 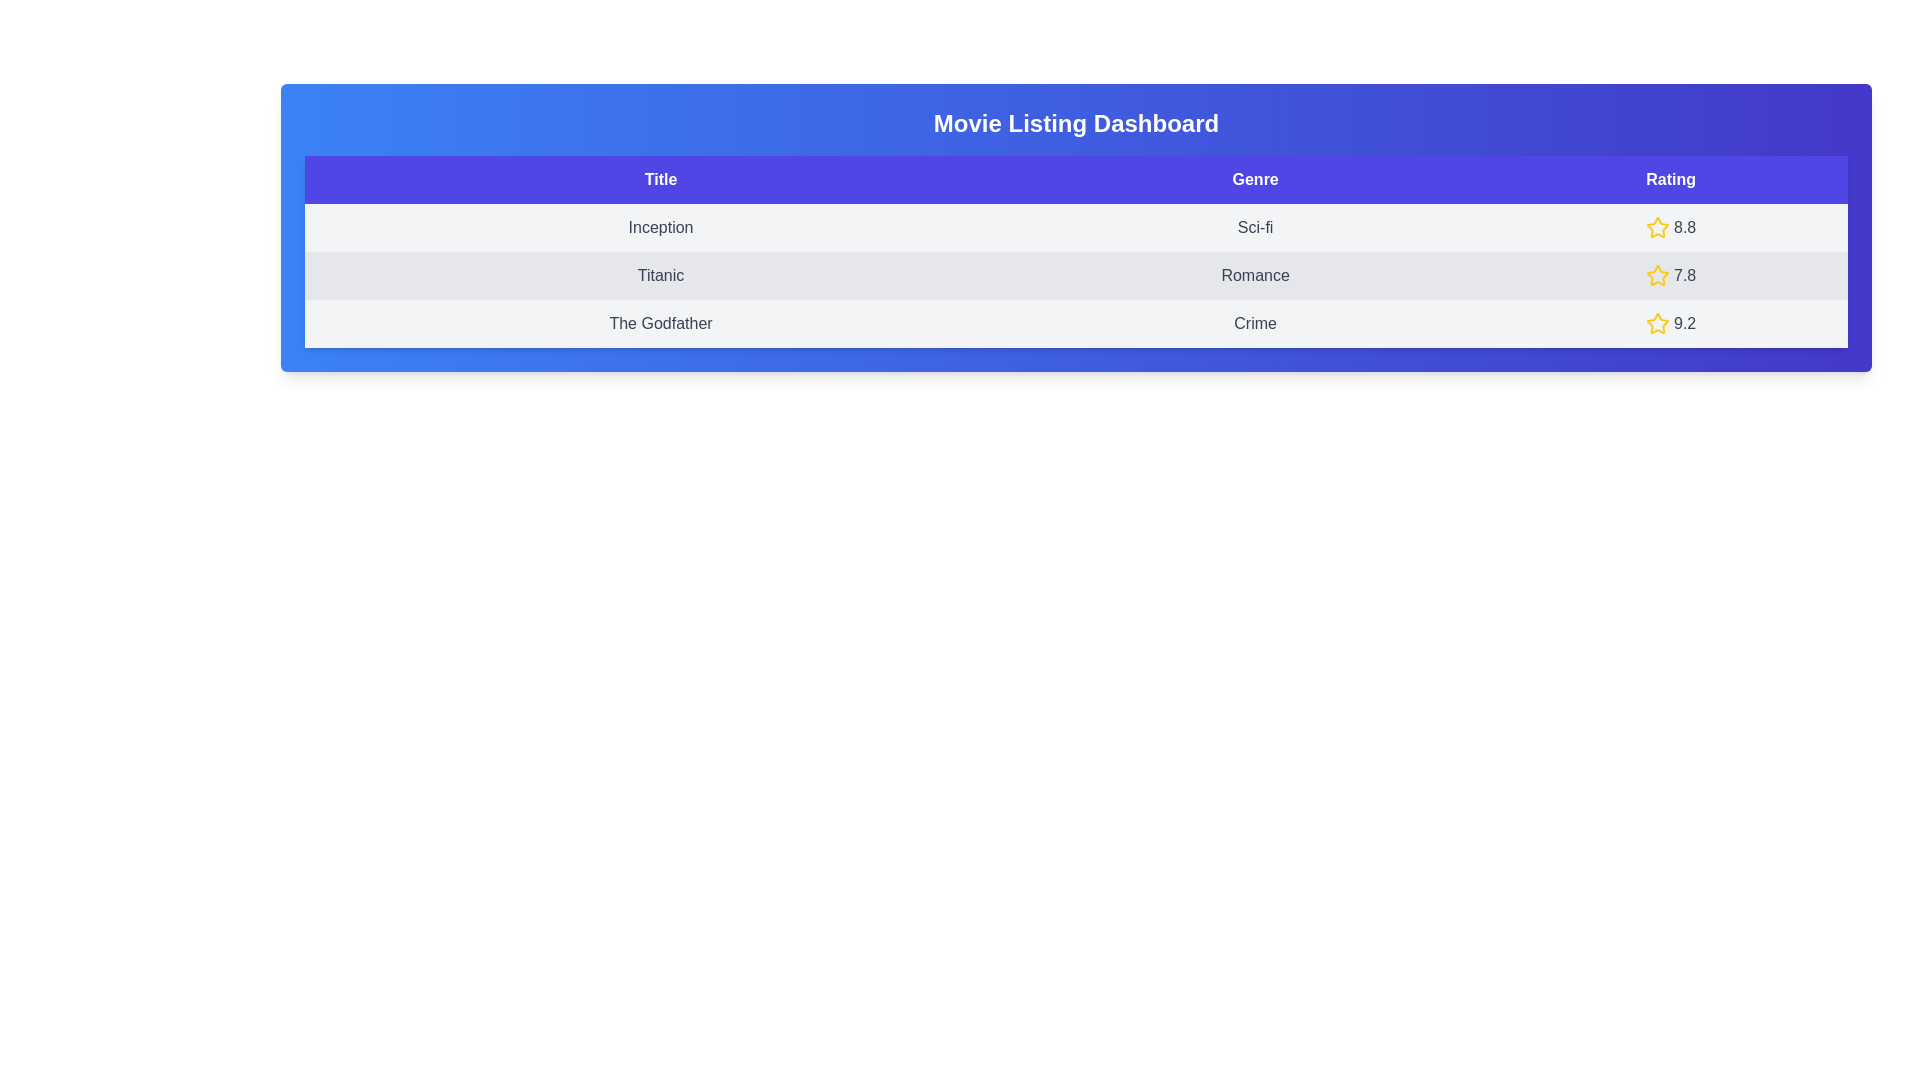 What do you see at coordinates (1671, 323) in the screenshot?
I see `rating score of '9.2' displayed alongside the yellow star icon in the 'Rating' column for the movie 'The Godfather'` at bounding box center [1671, 323].